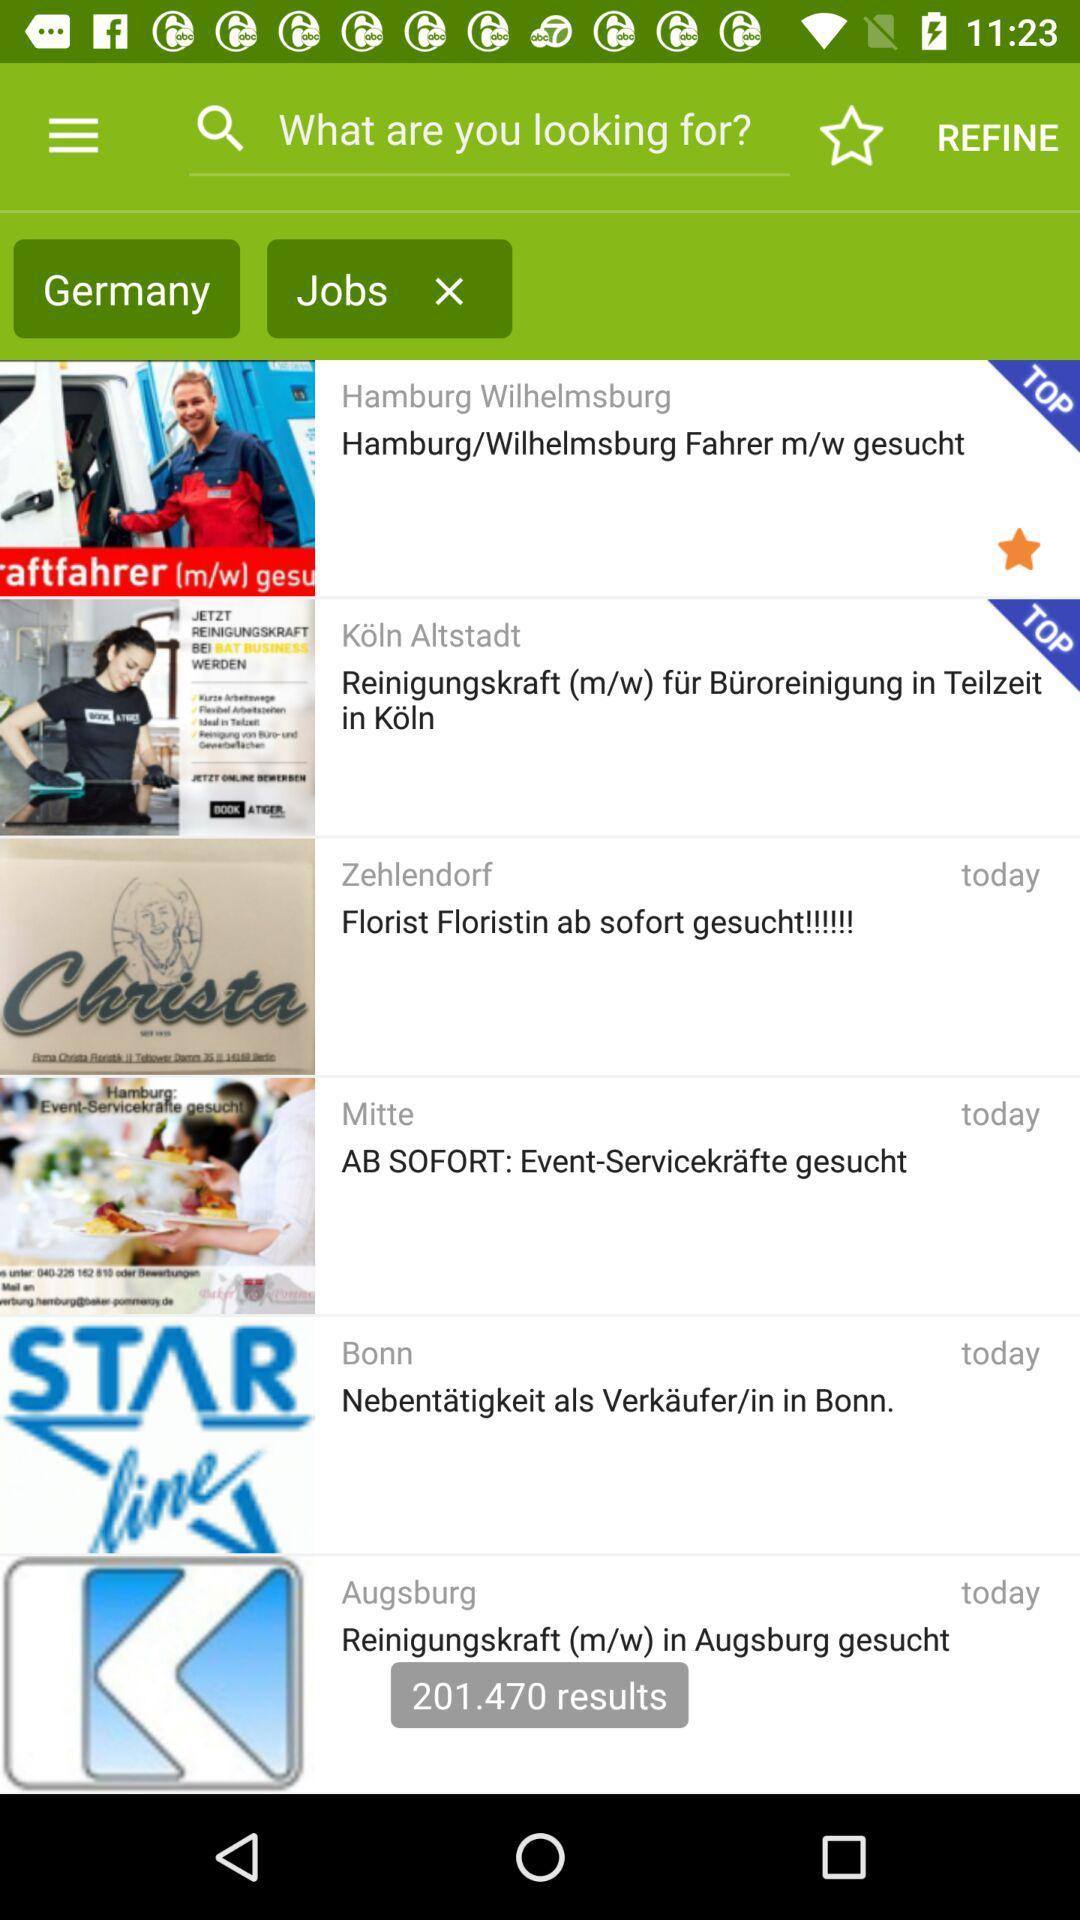 Image resolution: width=1080 pixels, height=1920 pixels. What do you see at coordinates (489, 127) in the screenshot?
I see `what are you item` at bounding box center [489, 127].